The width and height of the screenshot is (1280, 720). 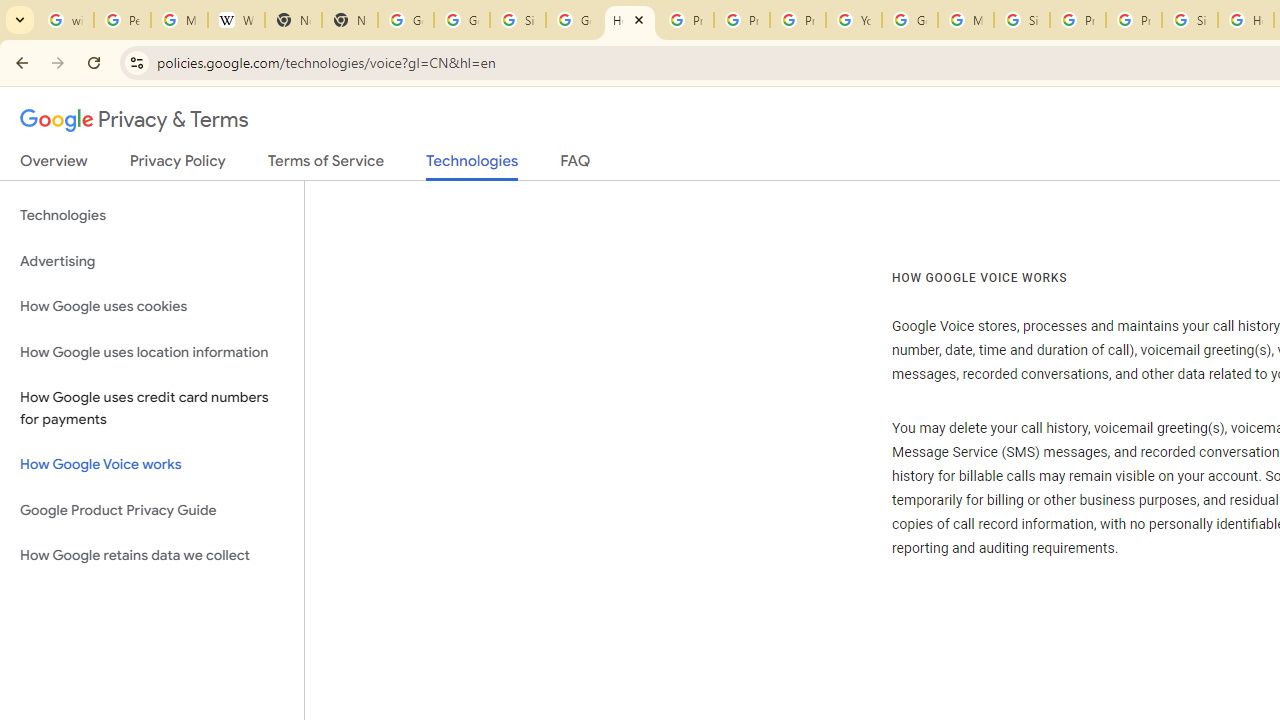 I want to click on 'YouTube', so click(x=853, y=20).